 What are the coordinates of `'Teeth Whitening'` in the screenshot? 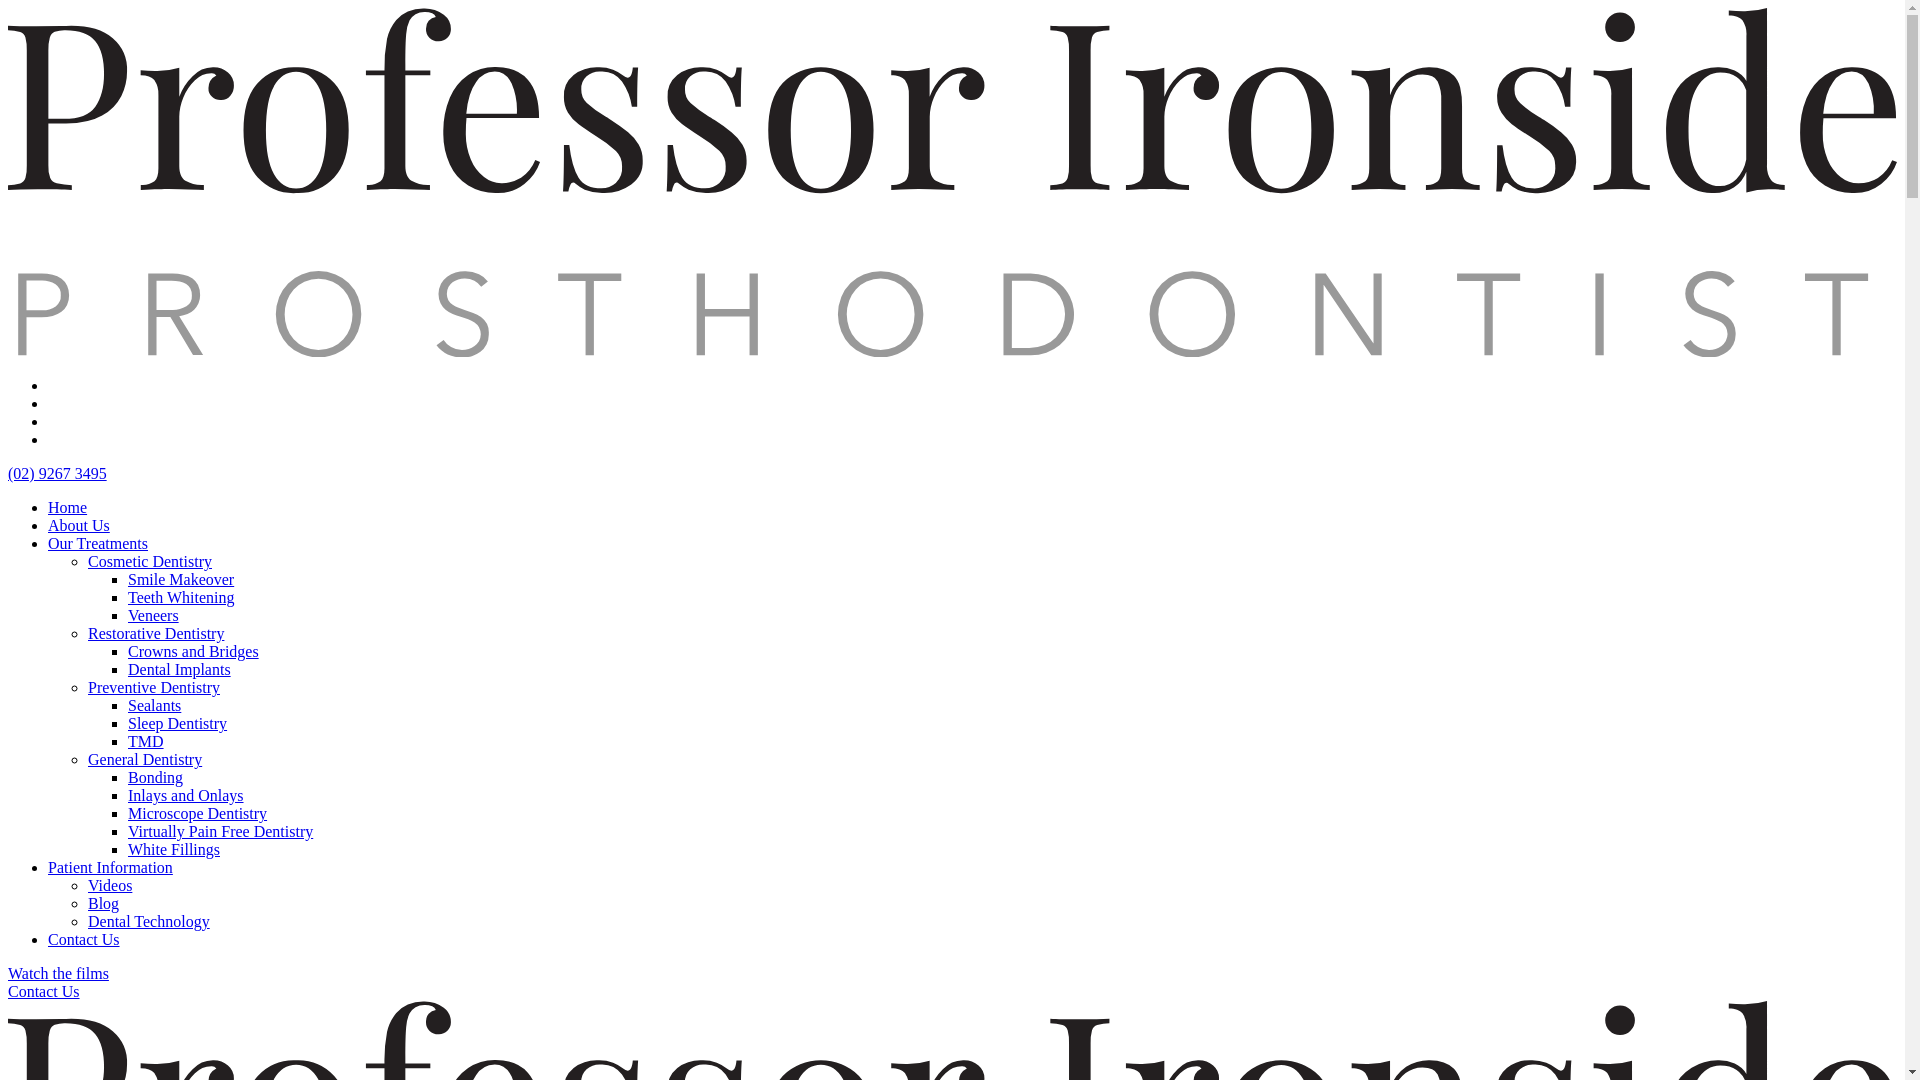 It's located at (127, 596).